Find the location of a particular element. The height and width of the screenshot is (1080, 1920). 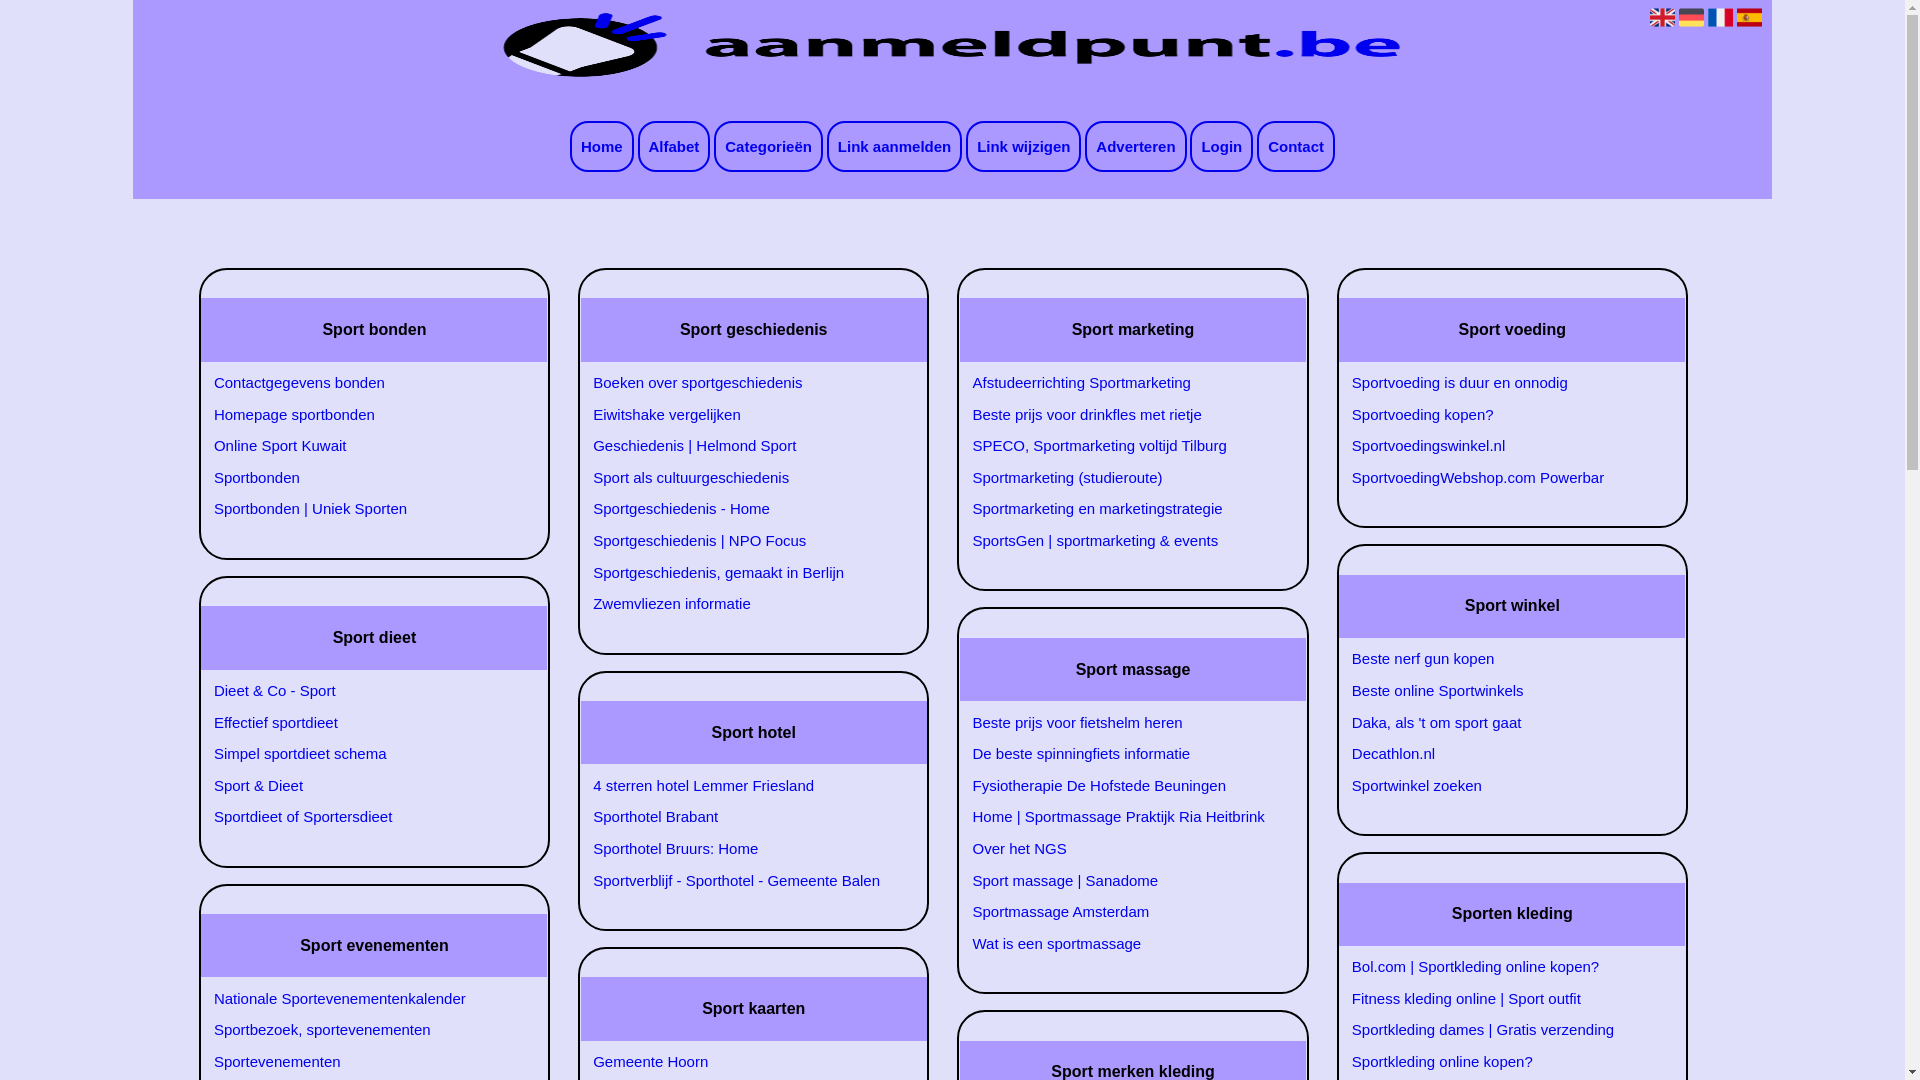

'Over het NGS' is located at coordinates (1121, 848).